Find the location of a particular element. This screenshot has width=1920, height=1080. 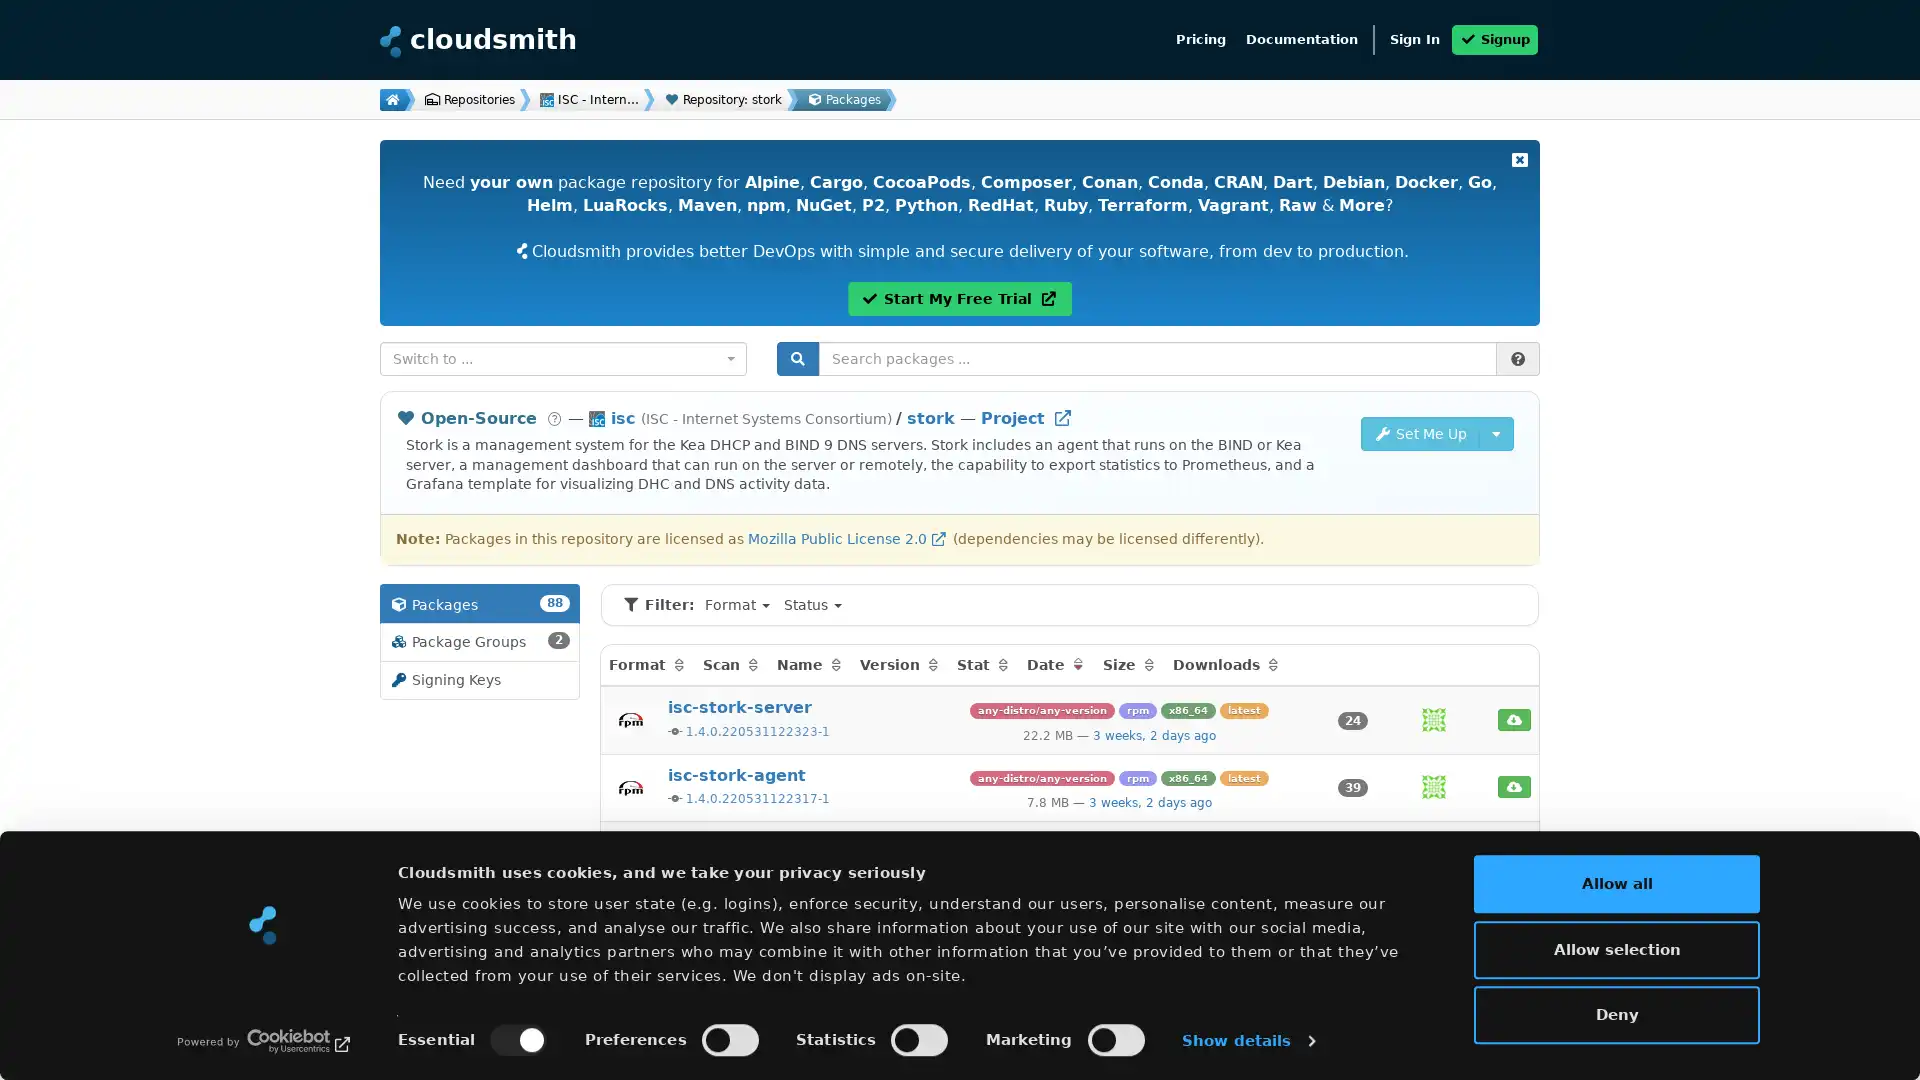

Open Intercom Messenger is located at coordinates (1869, 1029).